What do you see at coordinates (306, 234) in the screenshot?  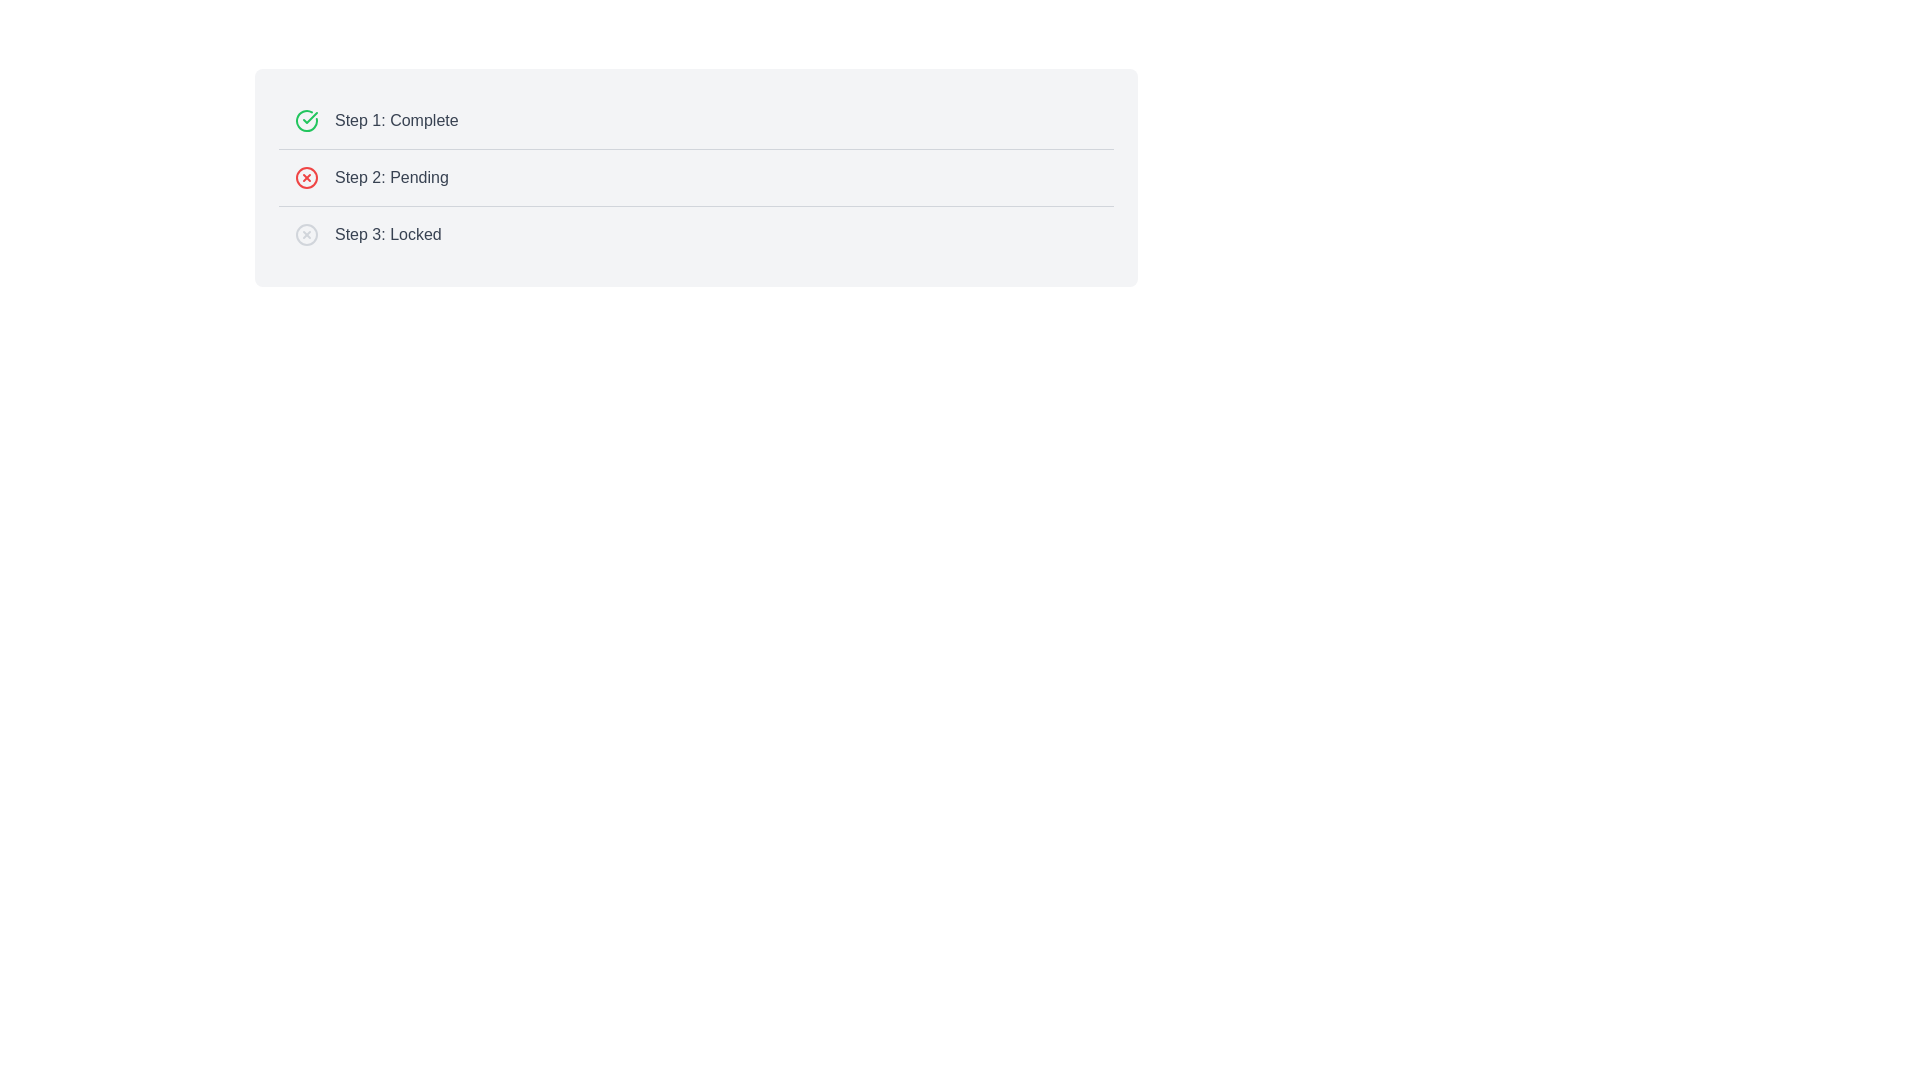 I see `the Status icon, which is a circular icon with a cross mark inside, styled with a thin stroke and light gray color, located to the left of the text 'Step 3: Locked'` at bounding box center [306, 234].